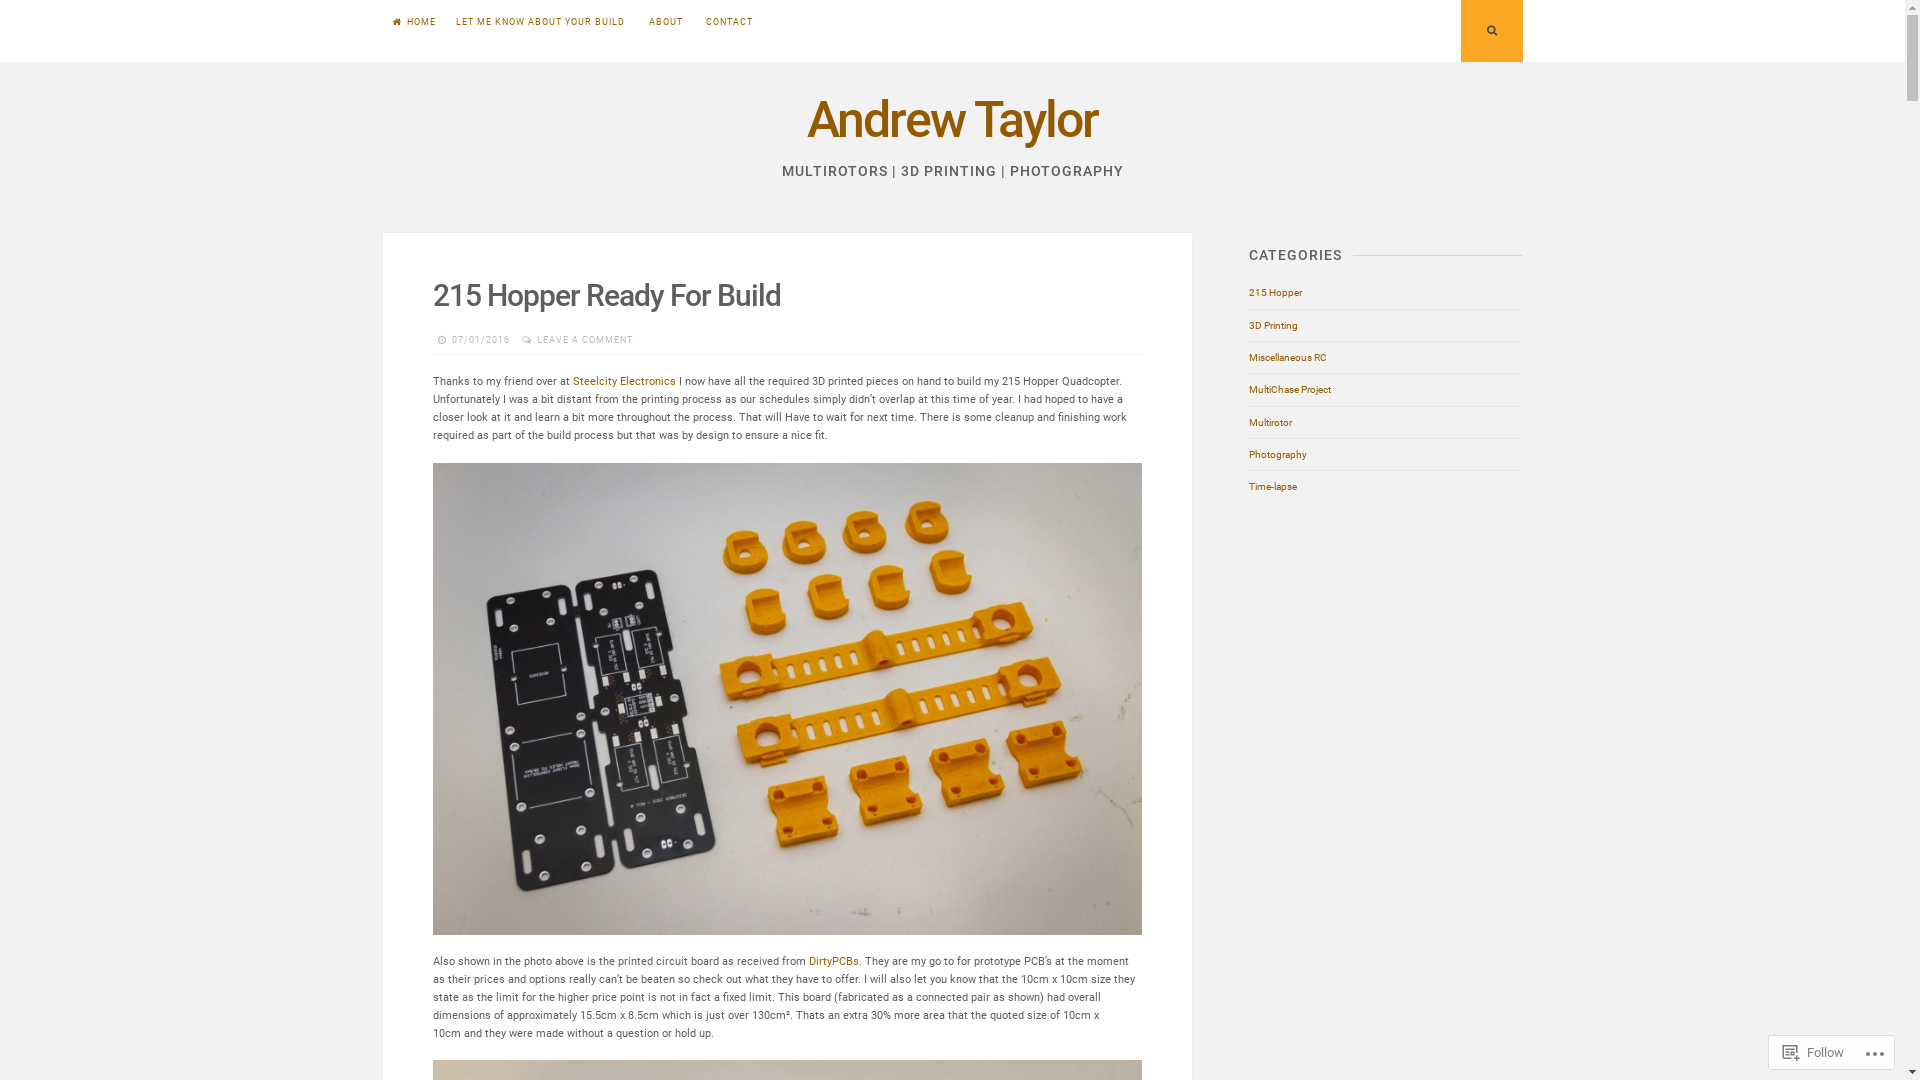 The width and height of the screenshot is (1920, 1080). What do you see at coordinates (1247, 357) in the screenshot?
I see `'Miscellaneous RC'` at bounding box center [1247, 357].